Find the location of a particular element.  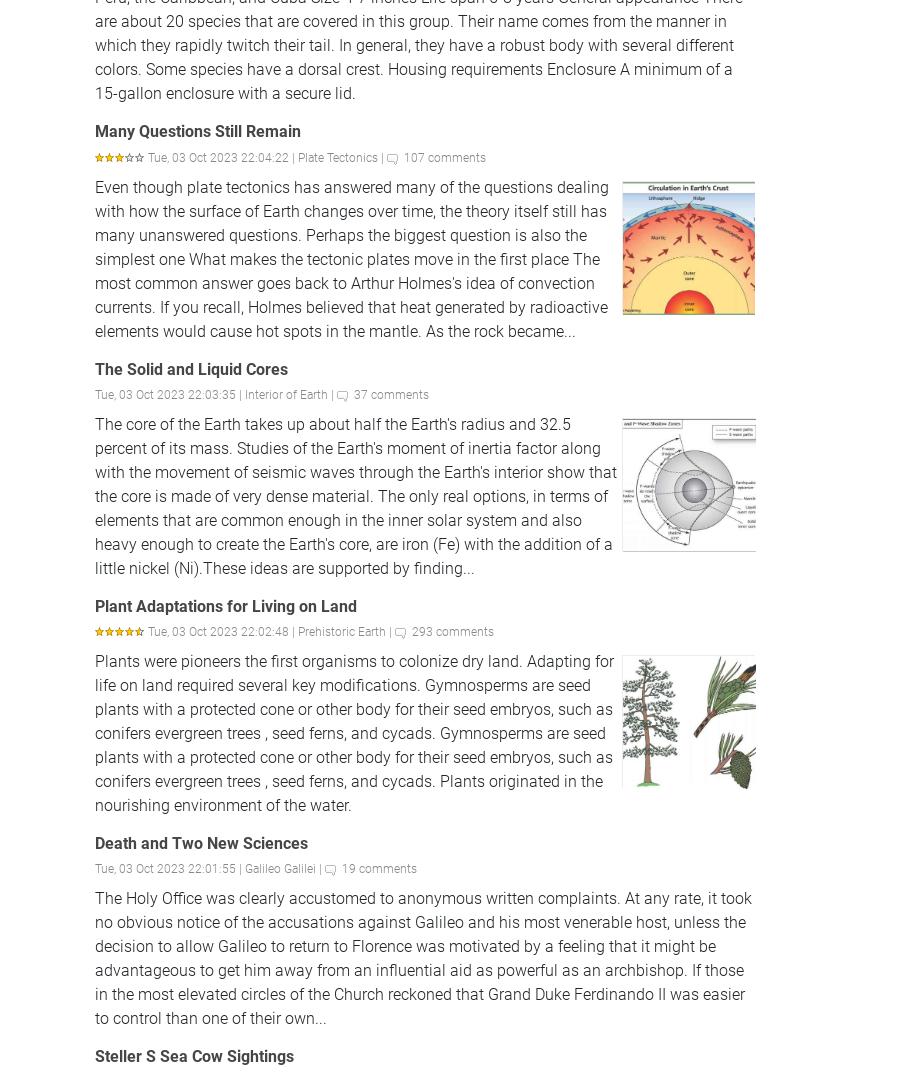

'Tue, 03 Oct 2023 22:03:35                                    |' is located at coordinates (95, 393).